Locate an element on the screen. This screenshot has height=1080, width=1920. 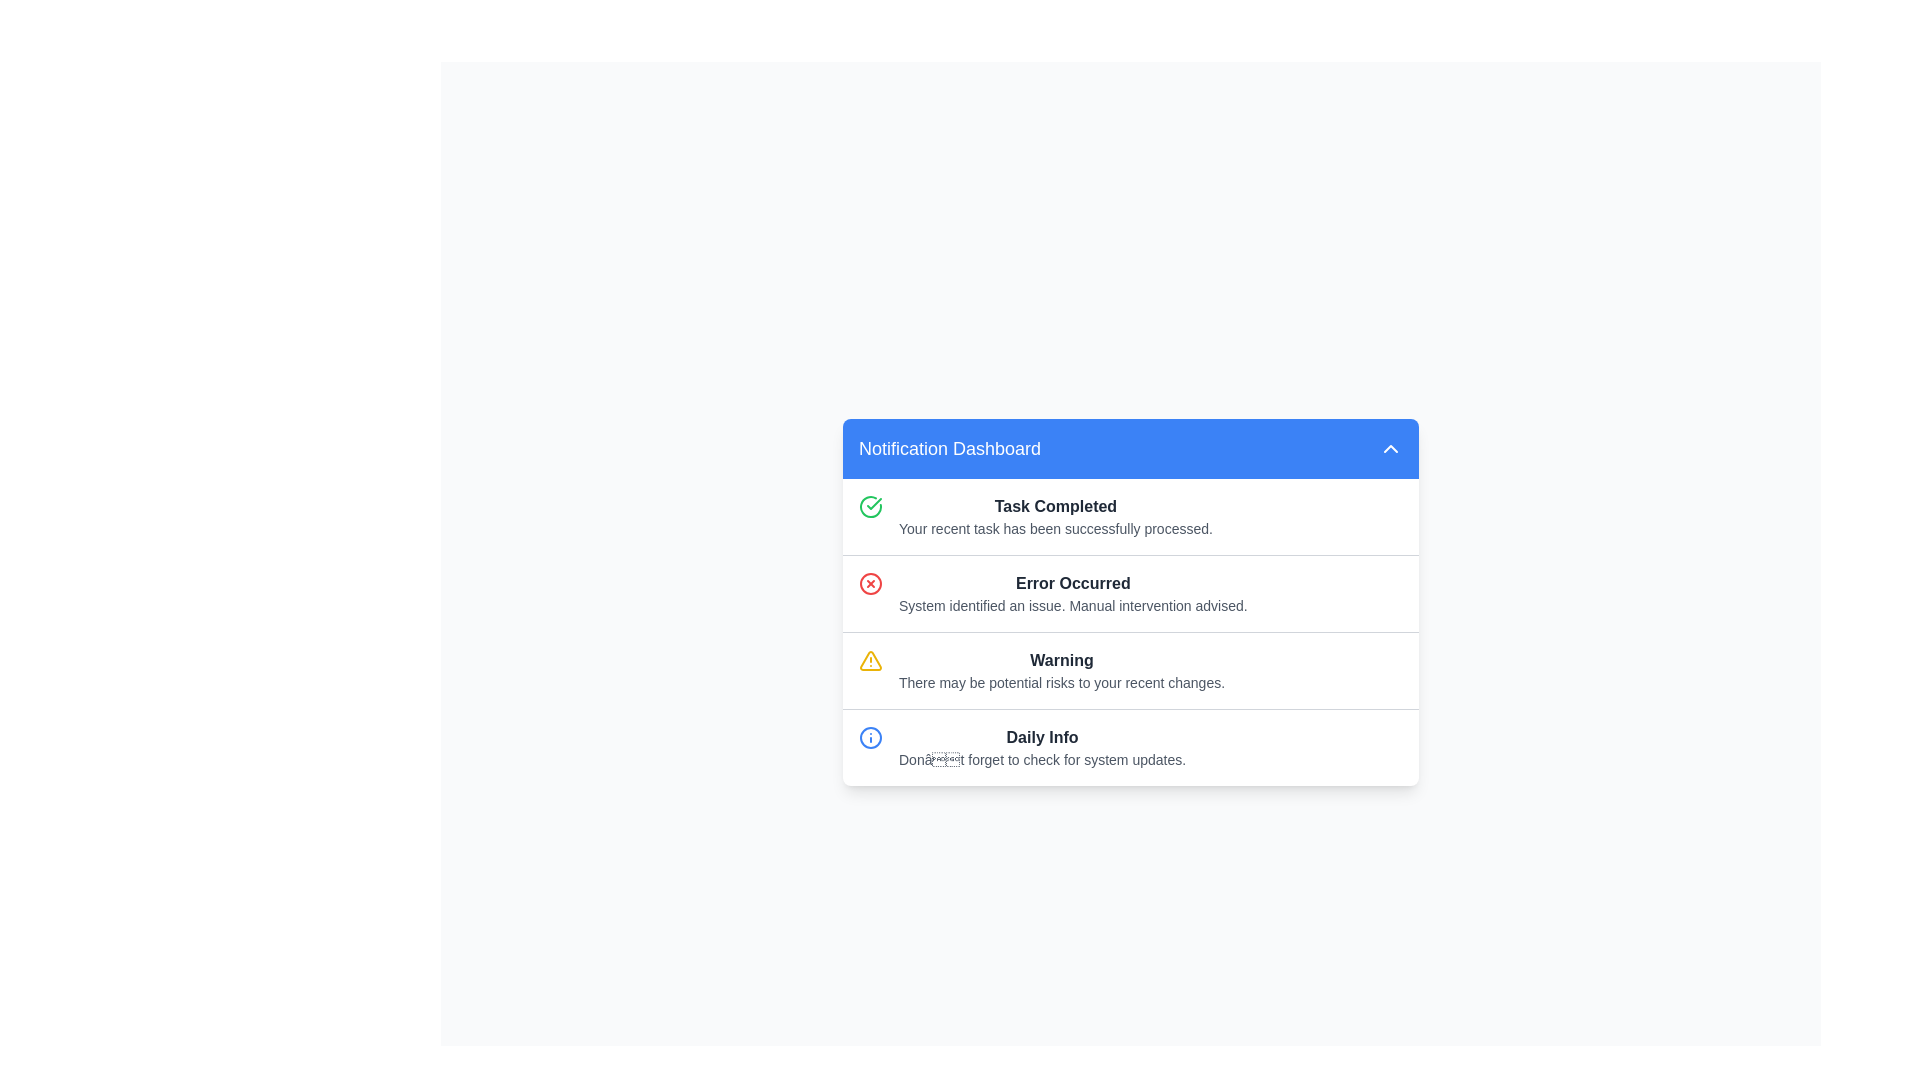
text from the Notification banner that indicates a task was successfully completed, positioned above the 'Error Occurred' notification within the notification card is located at coordinates (1131, 515).